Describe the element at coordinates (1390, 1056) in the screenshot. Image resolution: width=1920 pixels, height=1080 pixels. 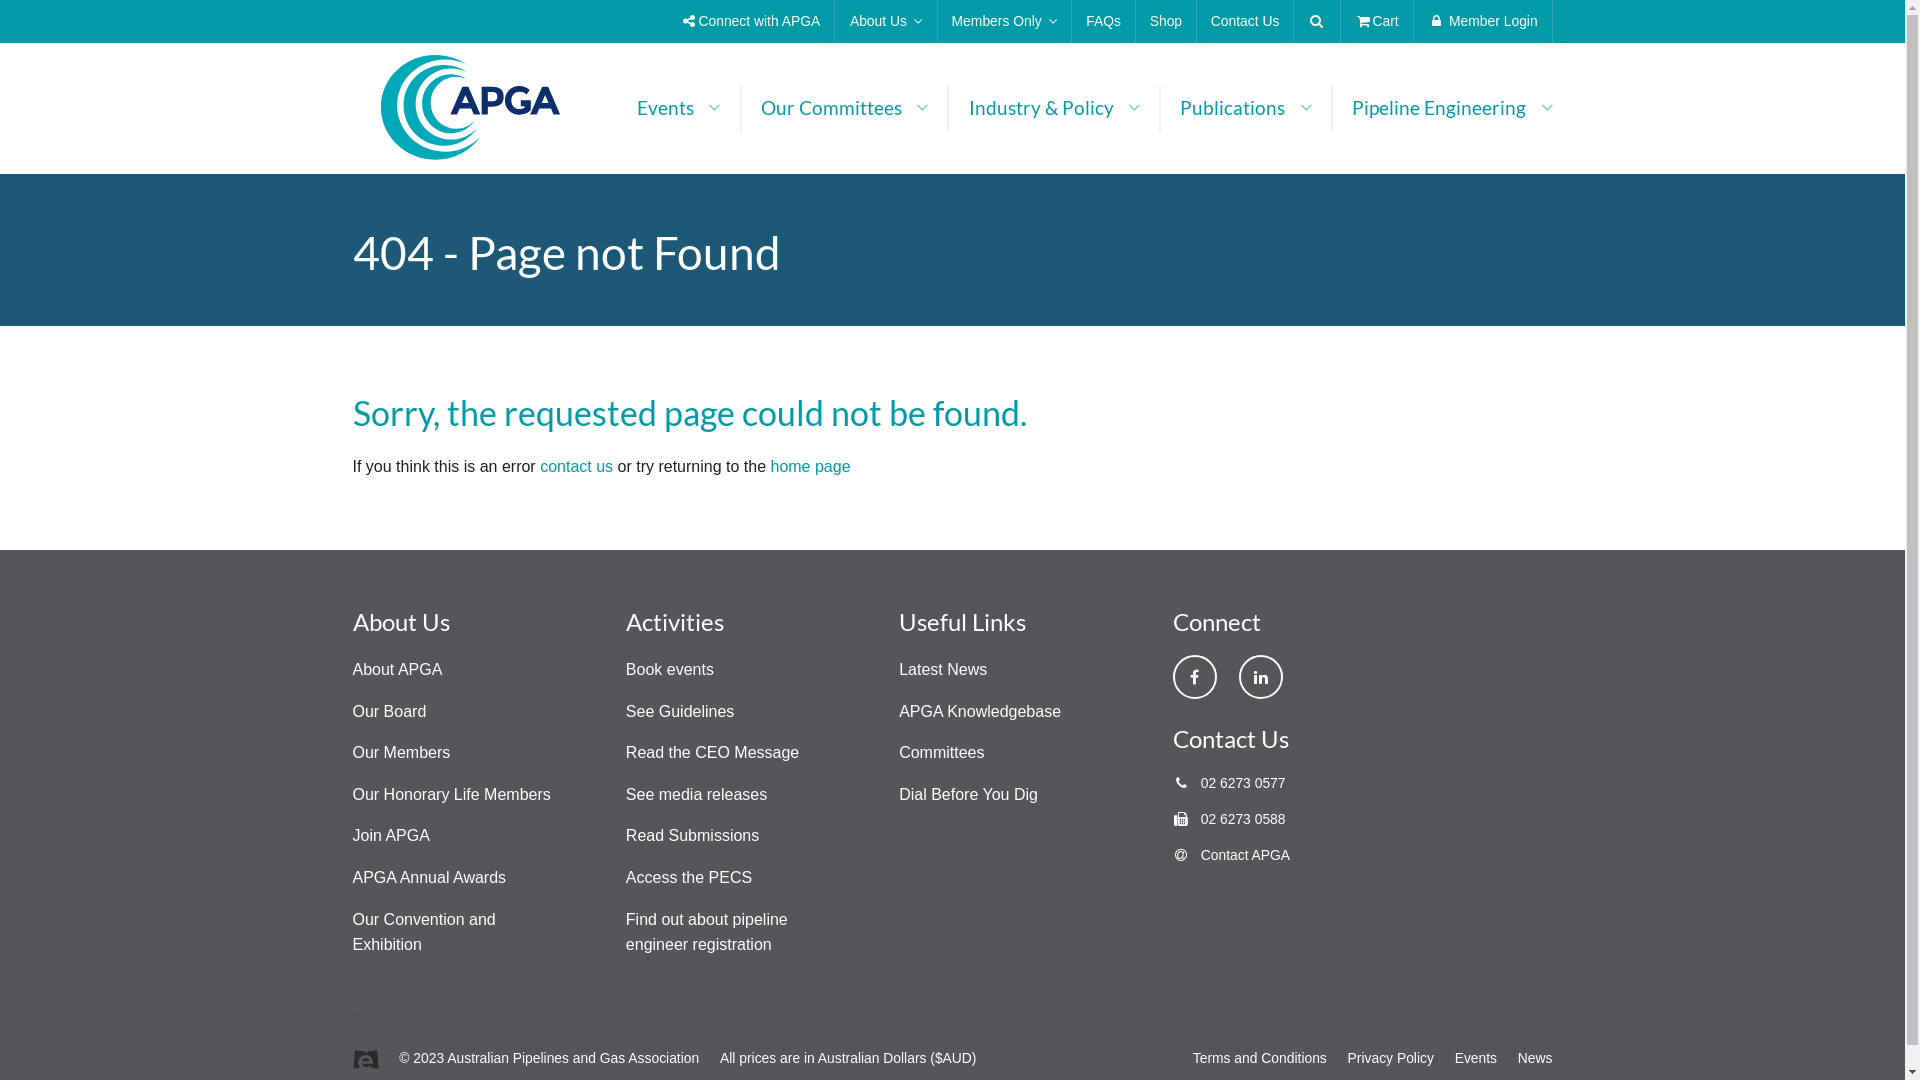
I see `'Privacy Policy'` at that location.